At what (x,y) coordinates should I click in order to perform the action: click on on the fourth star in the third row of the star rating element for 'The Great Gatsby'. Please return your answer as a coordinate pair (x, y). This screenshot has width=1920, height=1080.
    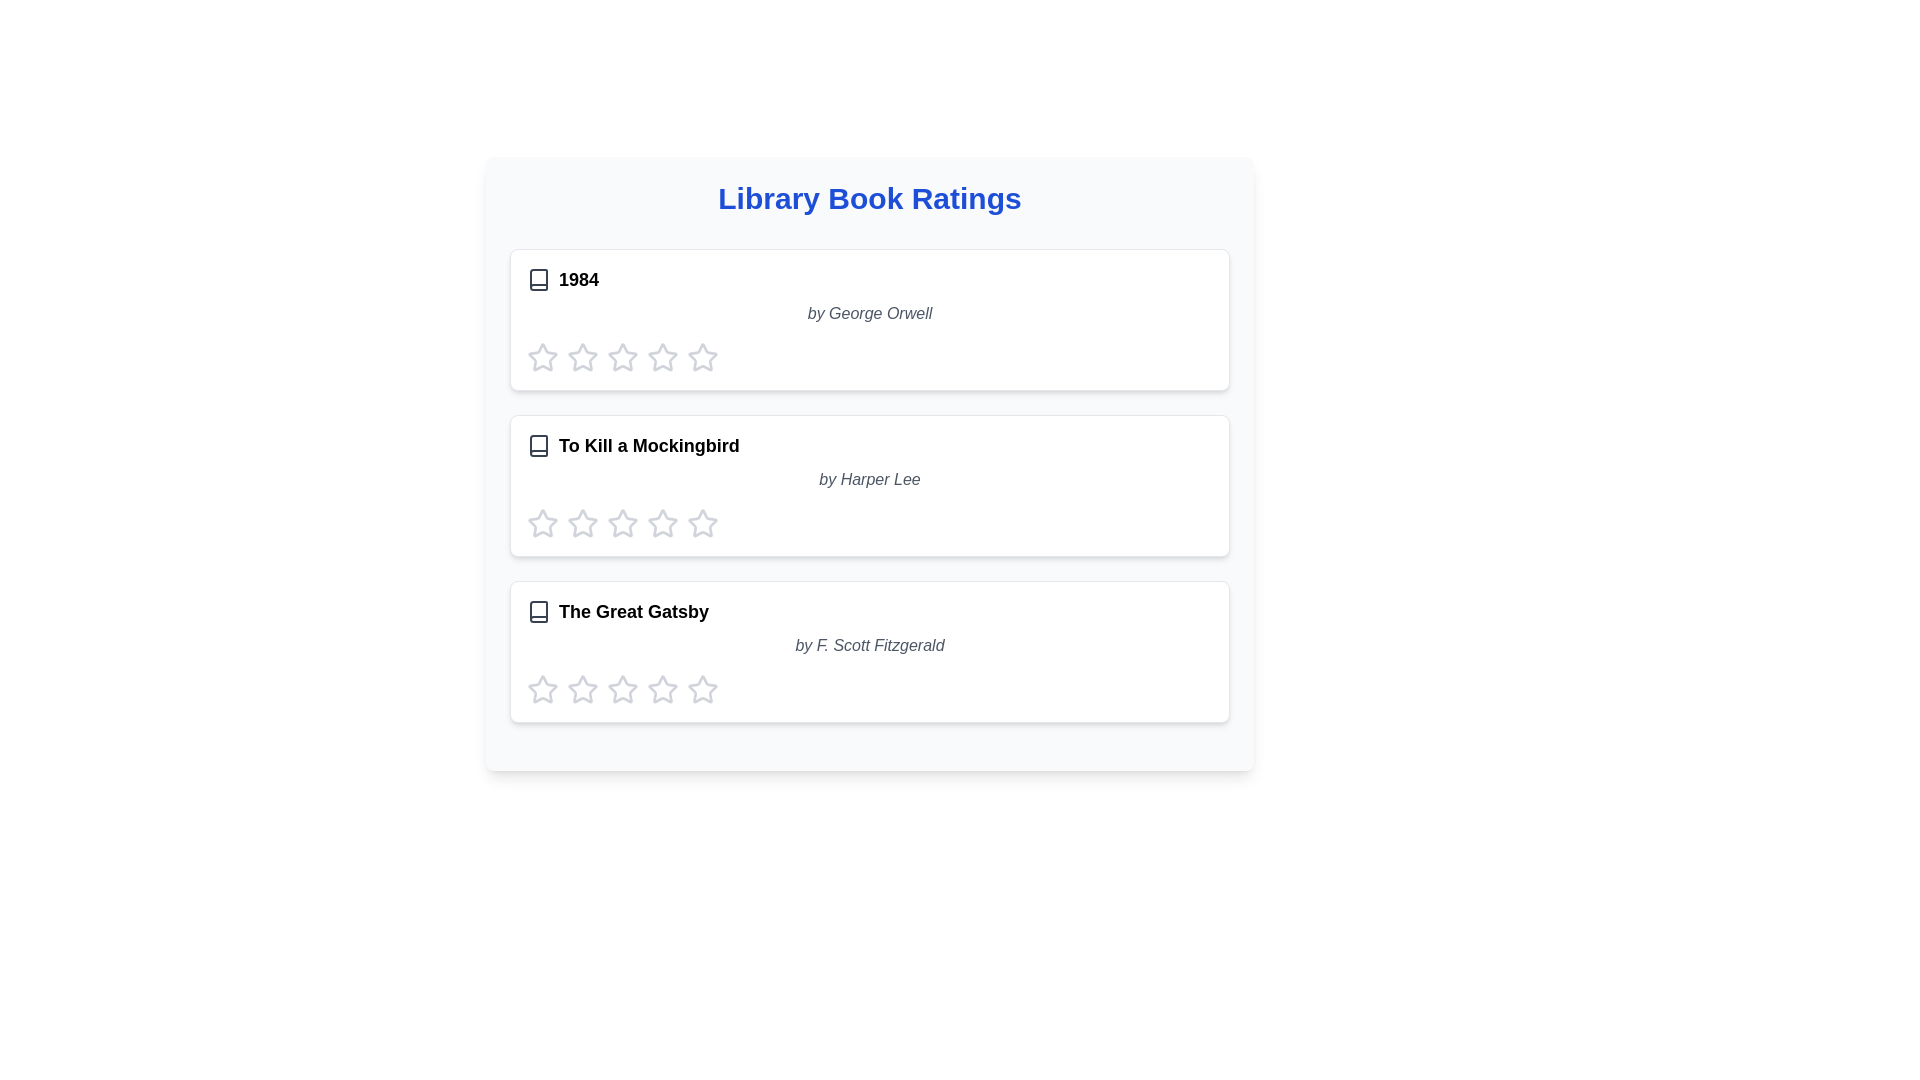
    Looking at the image, I should click on (702, 688).